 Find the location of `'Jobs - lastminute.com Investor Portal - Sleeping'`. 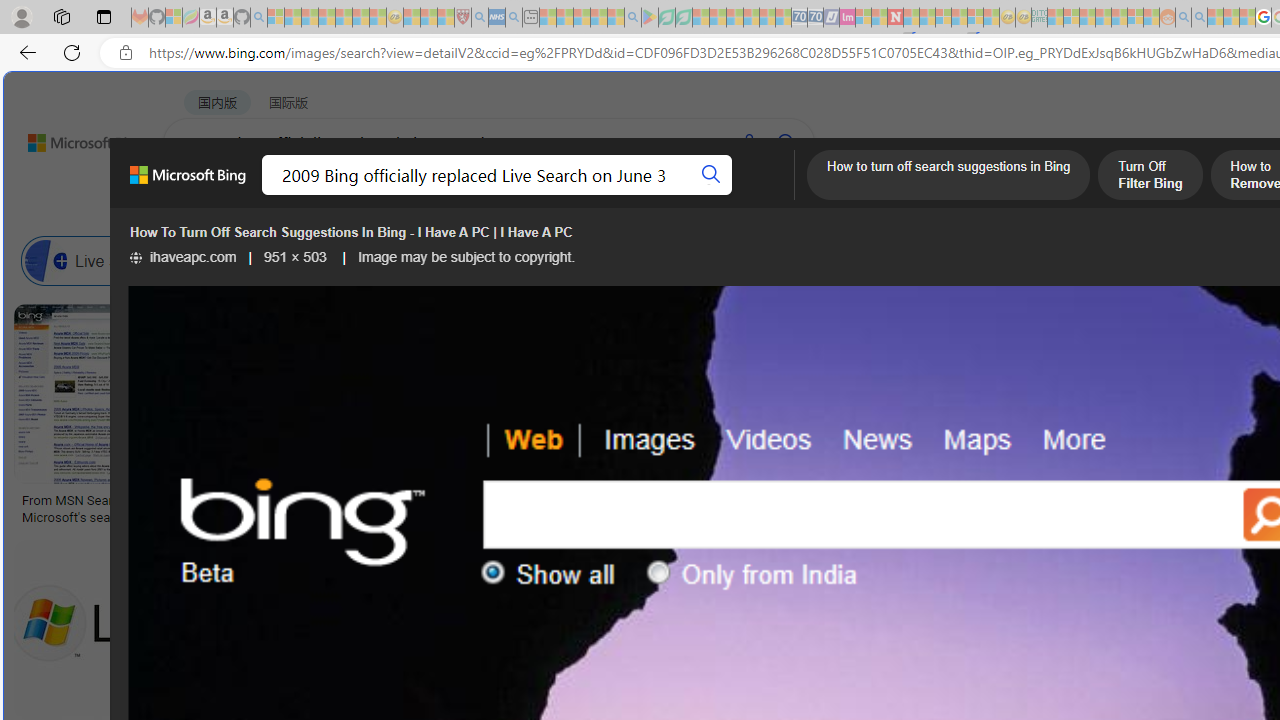

'Jobs - lastminute.com Investor Portal - Sleeping' is located at coordinates (847, 17).